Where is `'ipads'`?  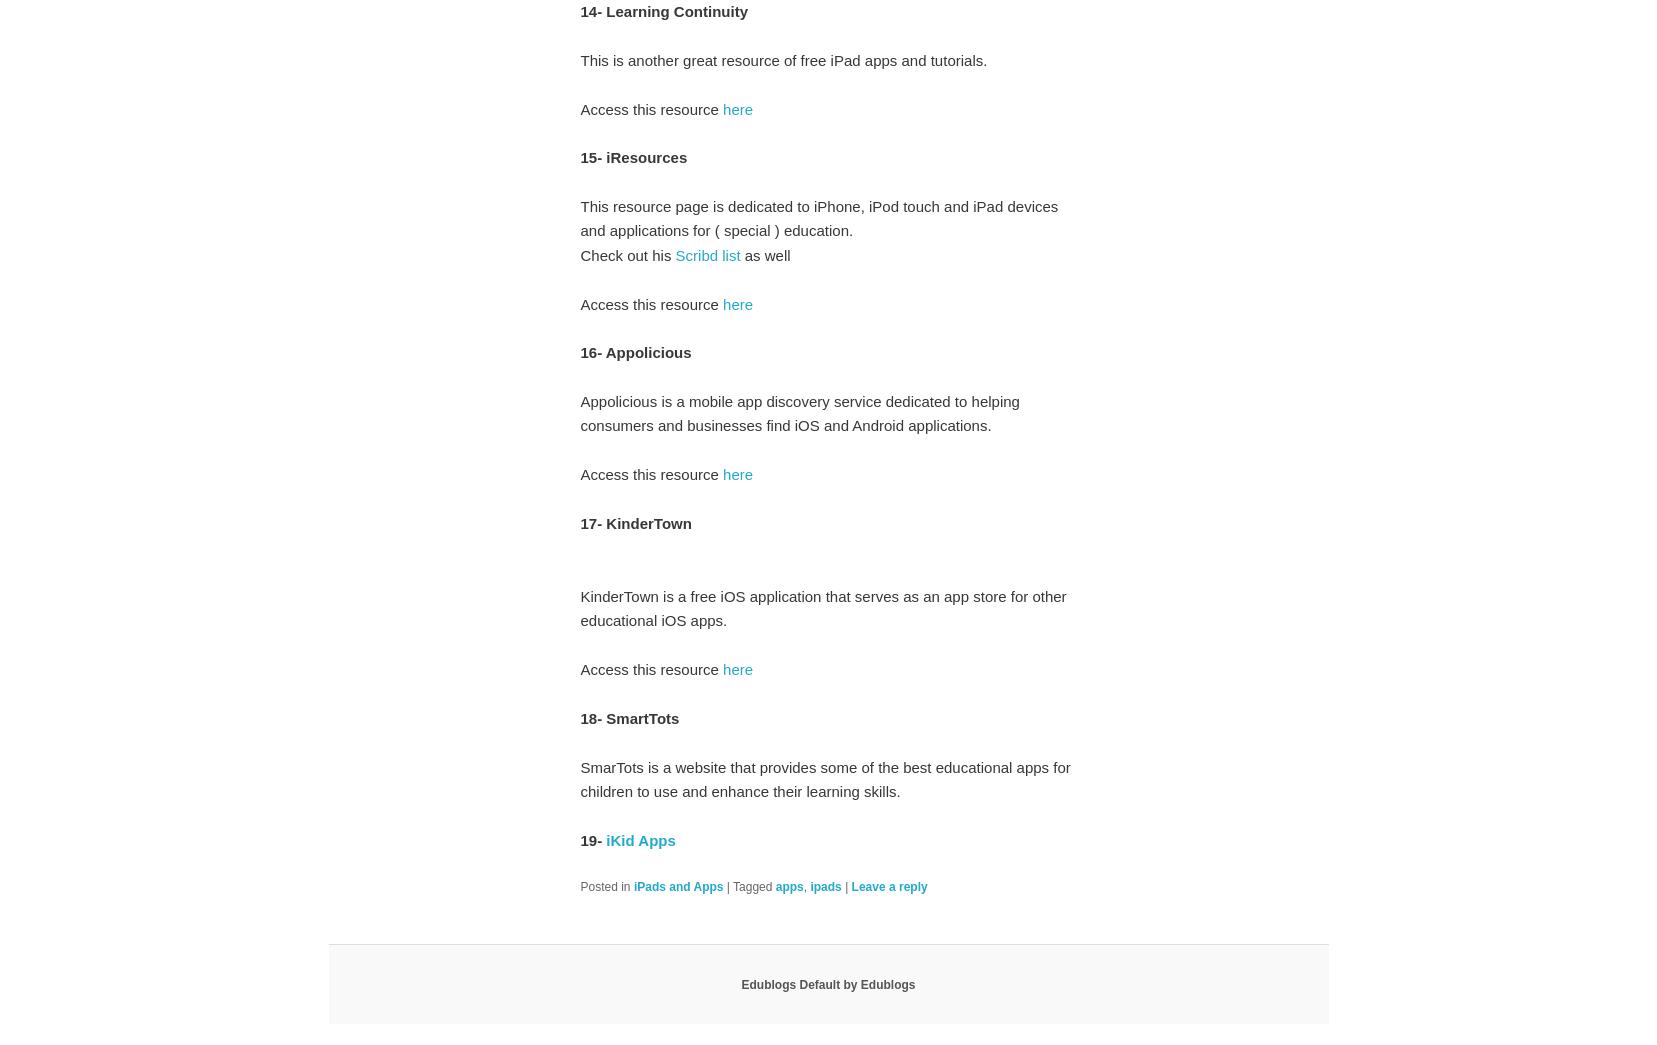 'ipads' is located at coordinates (824, 885).